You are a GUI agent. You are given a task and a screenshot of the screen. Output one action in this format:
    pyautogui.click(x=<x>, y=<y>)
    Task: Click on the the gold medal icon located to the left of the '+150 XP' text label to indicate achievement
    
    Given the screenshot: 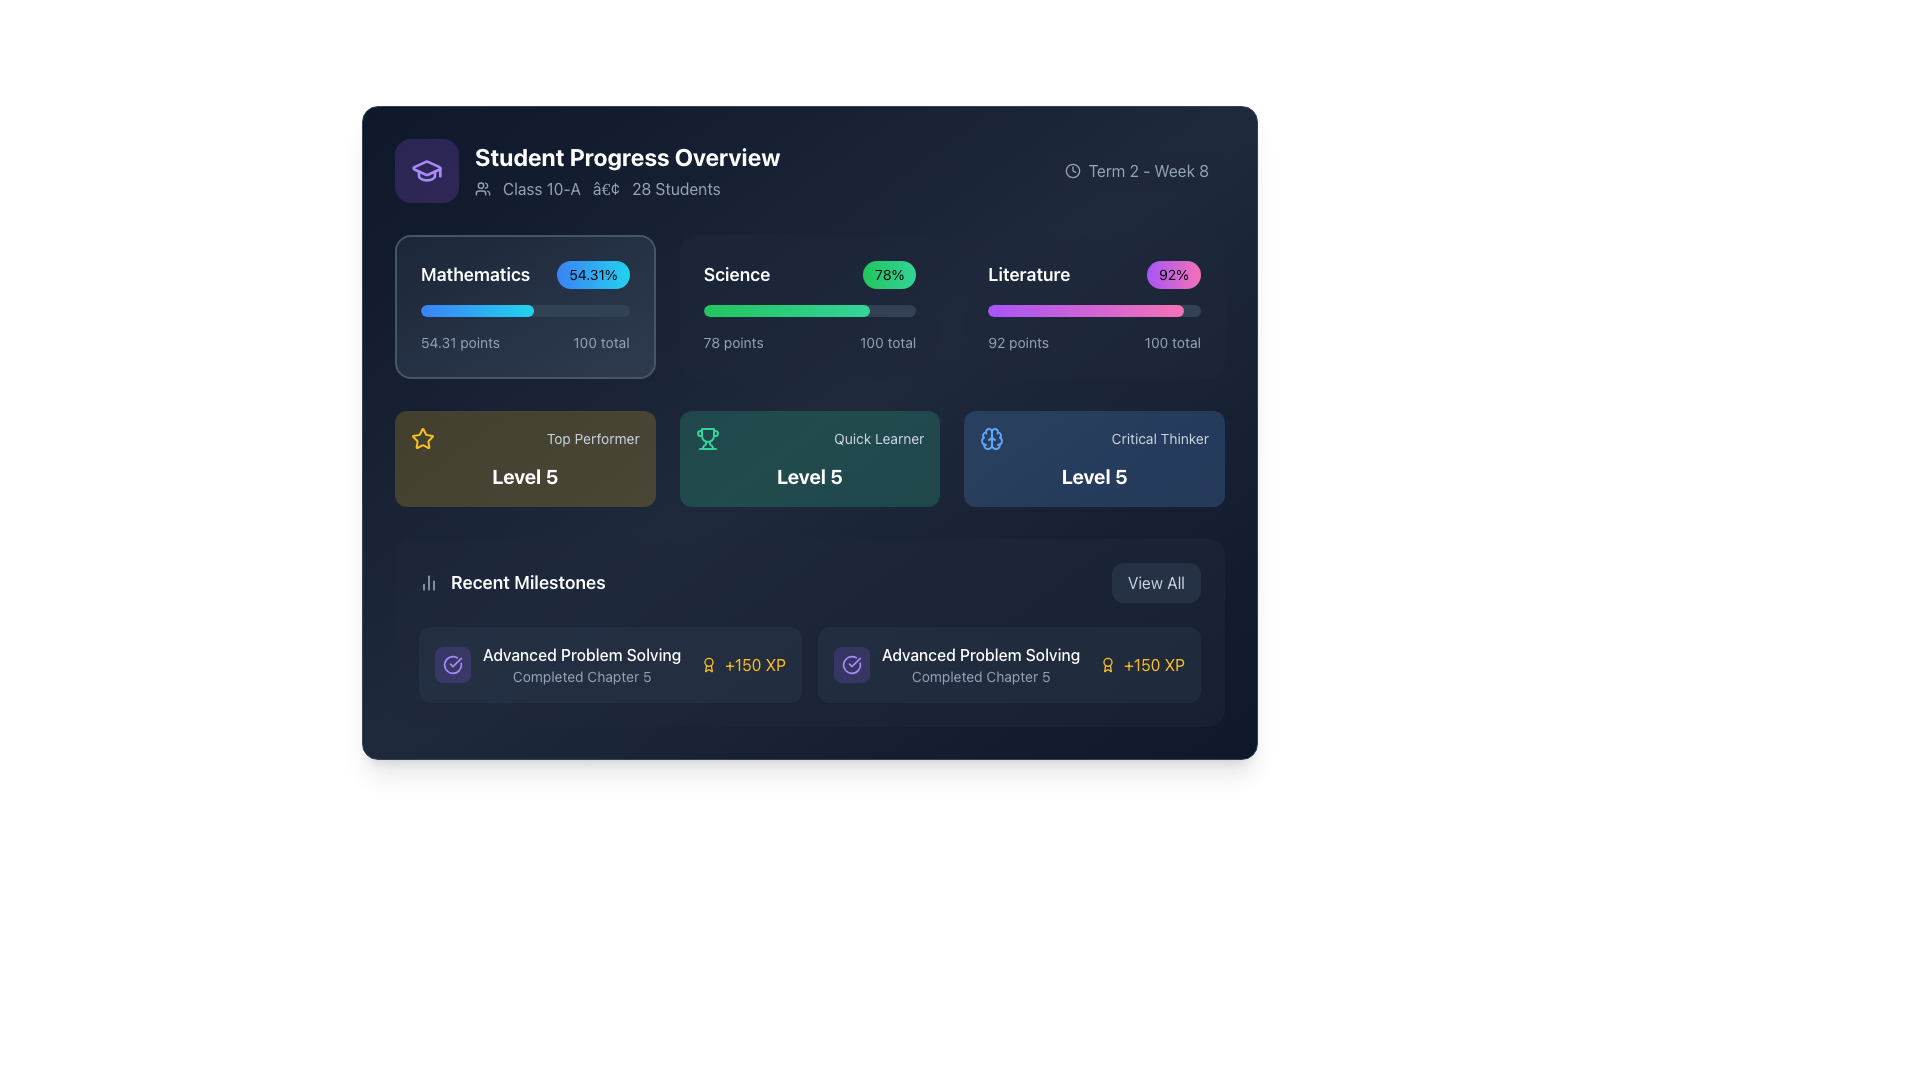 What is the action you would take?
    pyautogui.click(x=709, y=664)
    